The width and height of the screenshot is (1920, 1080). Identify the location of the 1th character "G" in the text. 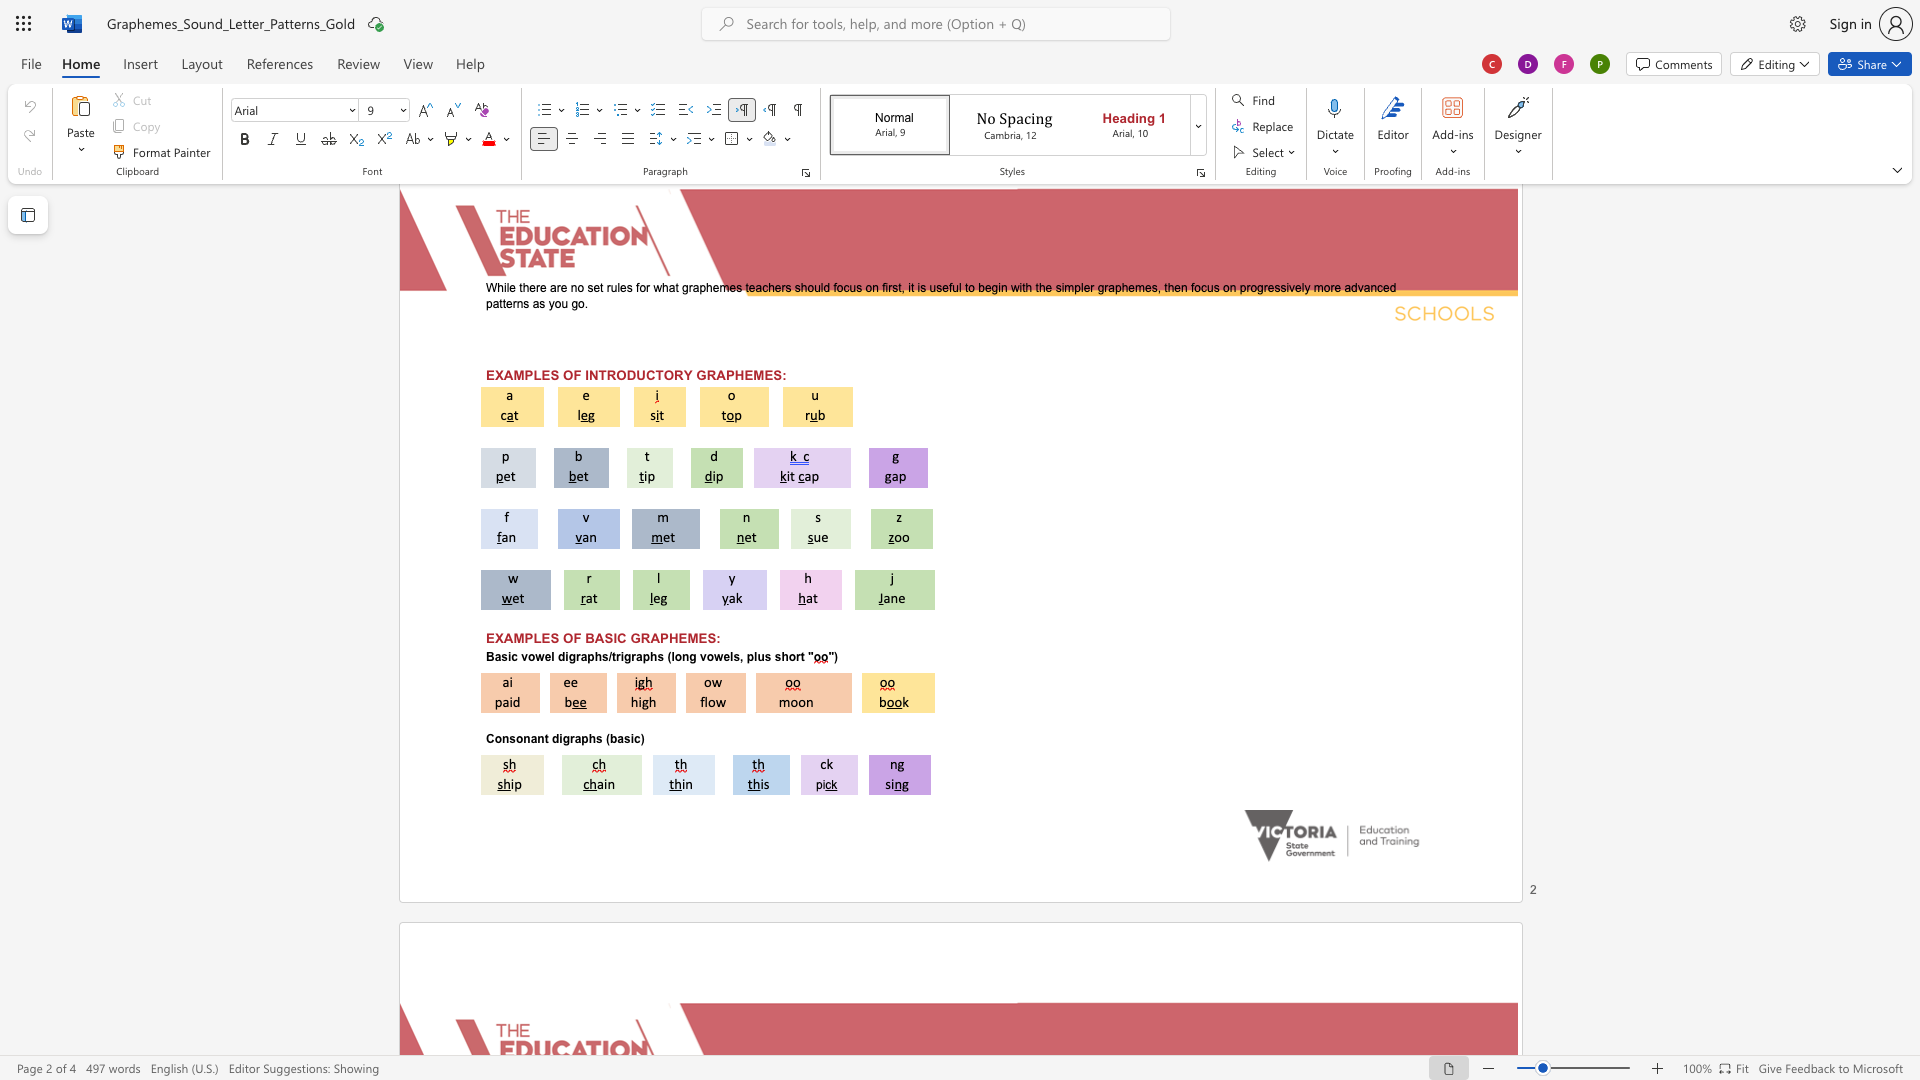
(634, 638).